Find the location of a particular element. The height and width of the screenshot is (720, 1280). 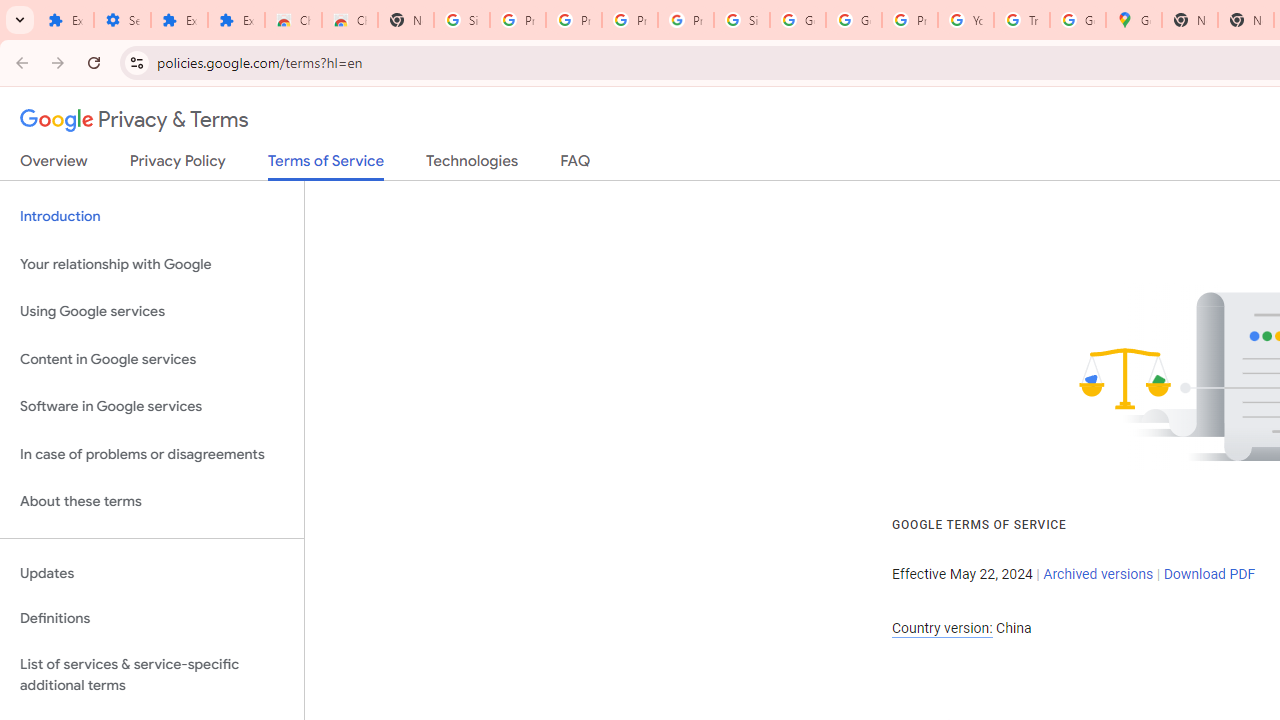

'YouTube' is located at coordinates (966, 20).